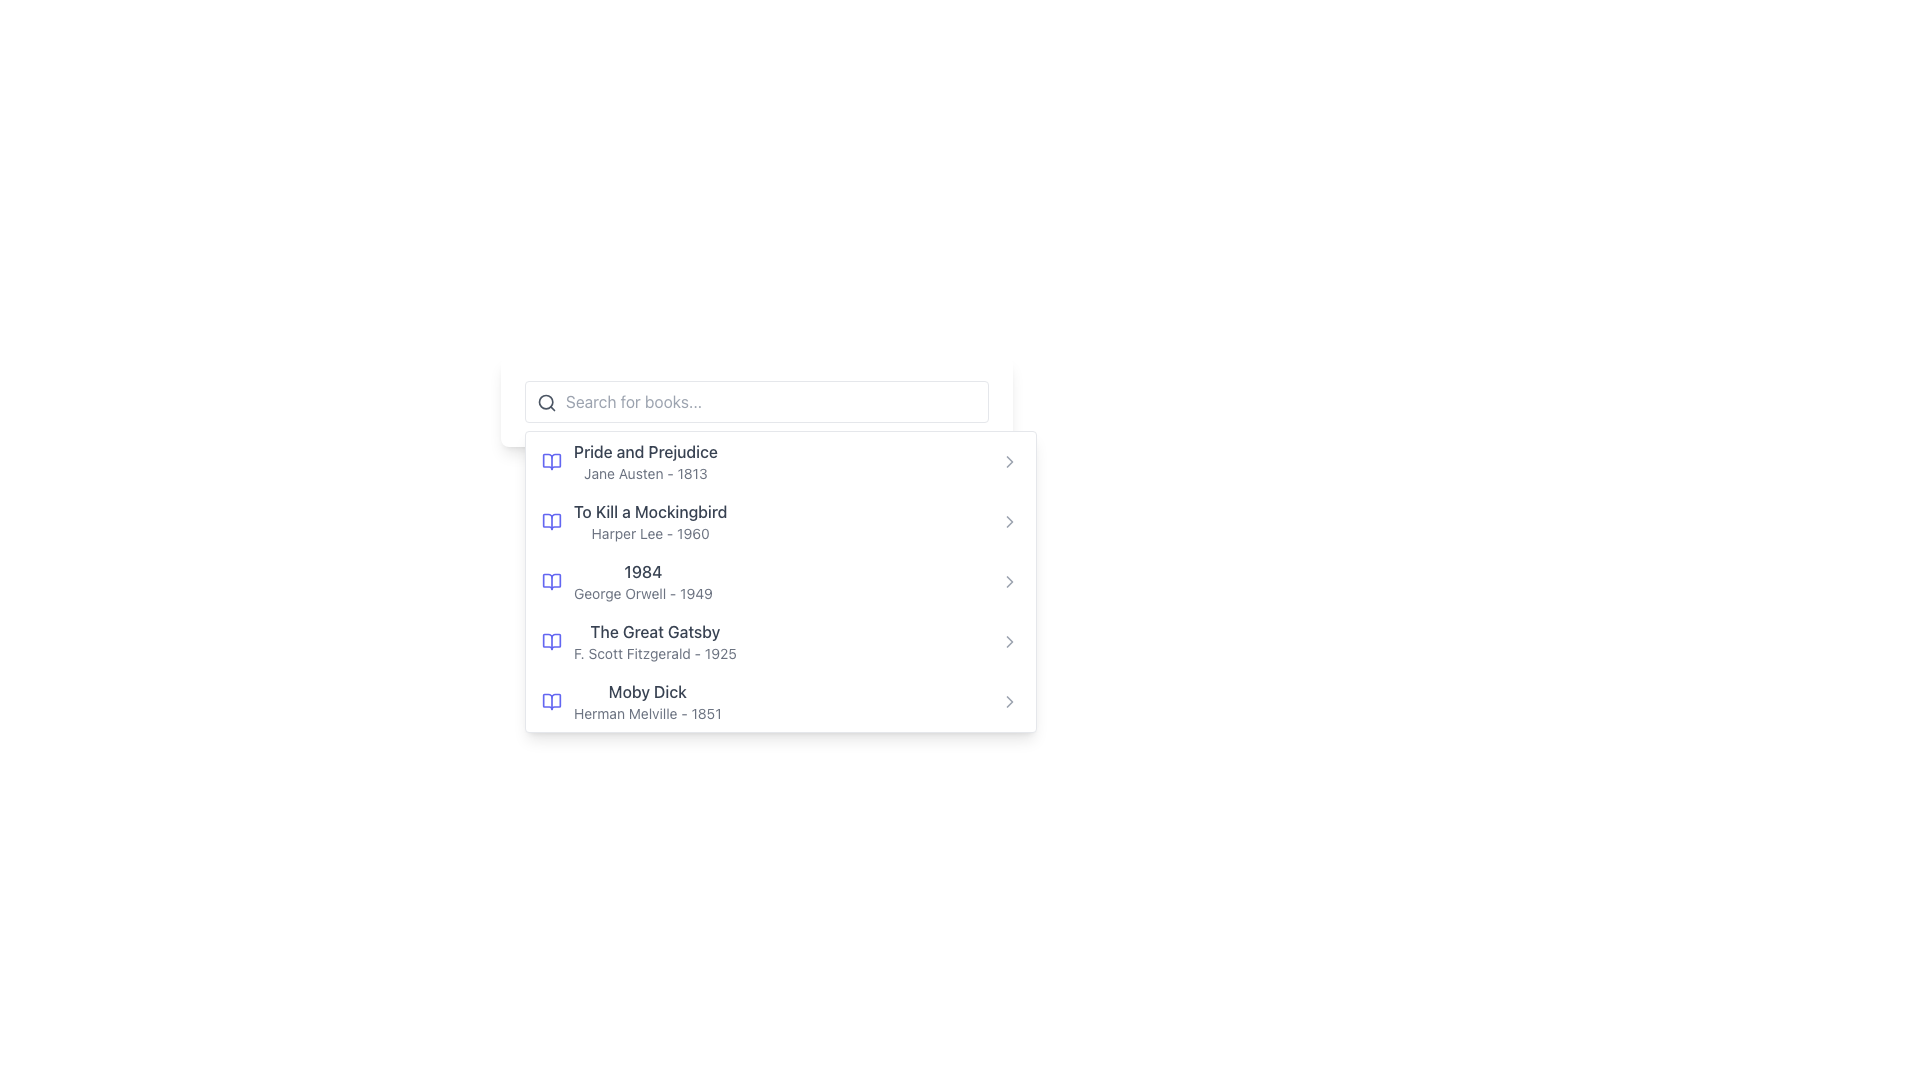 The image size is (1920, 1080). What do you see at coordinates (1009, 462) in the screenshot?
I see `the chevron icon to the right of the list item labeled 'Pride and Prejudice - Jane Austen - 1813'` at bounding box center [1009, 462].